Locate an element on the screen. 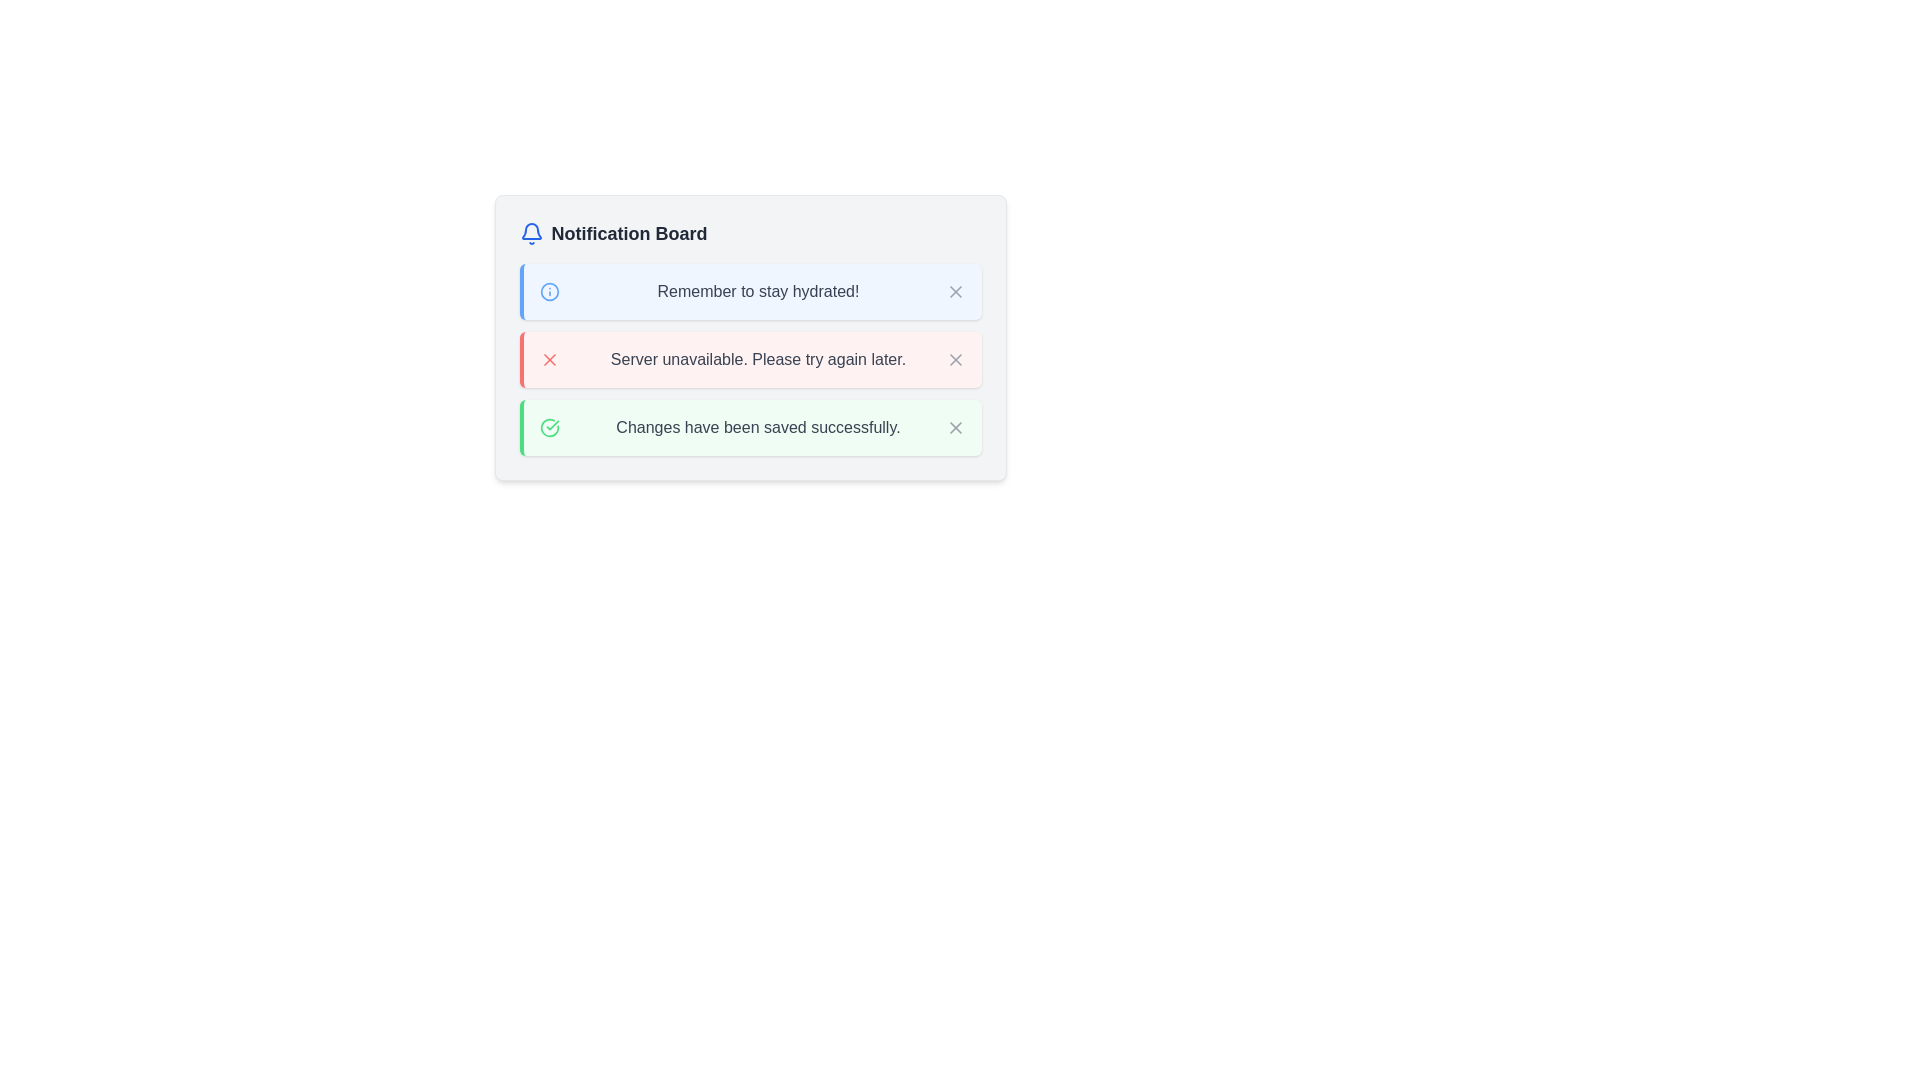  the circular 'X' button at the end of the second notification message is located at coordinates (954, 358).